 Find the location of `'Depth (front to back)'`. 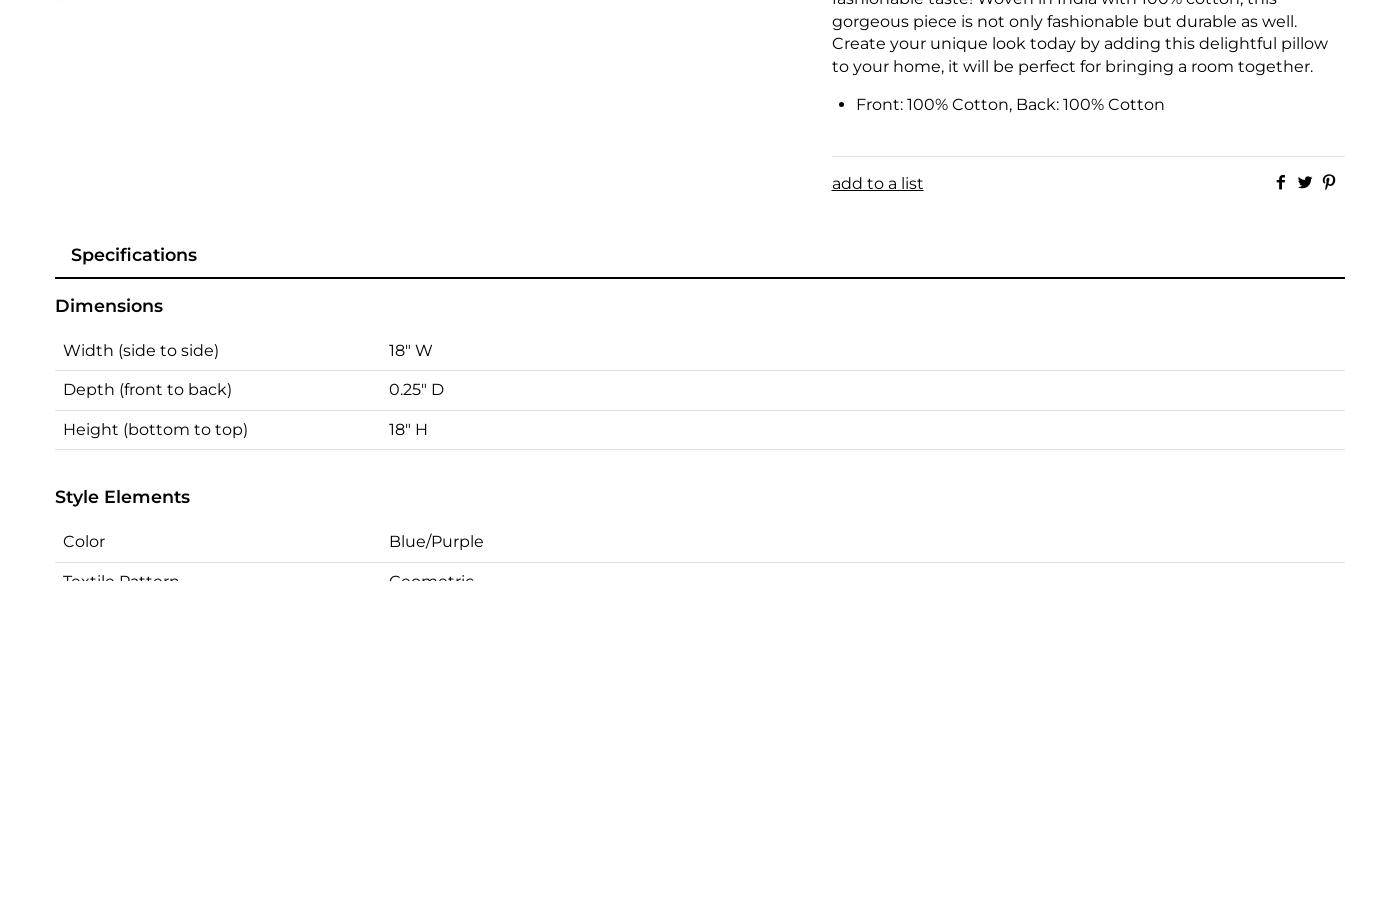

'Depth (front to back)' is located at coordinates (63, 389).